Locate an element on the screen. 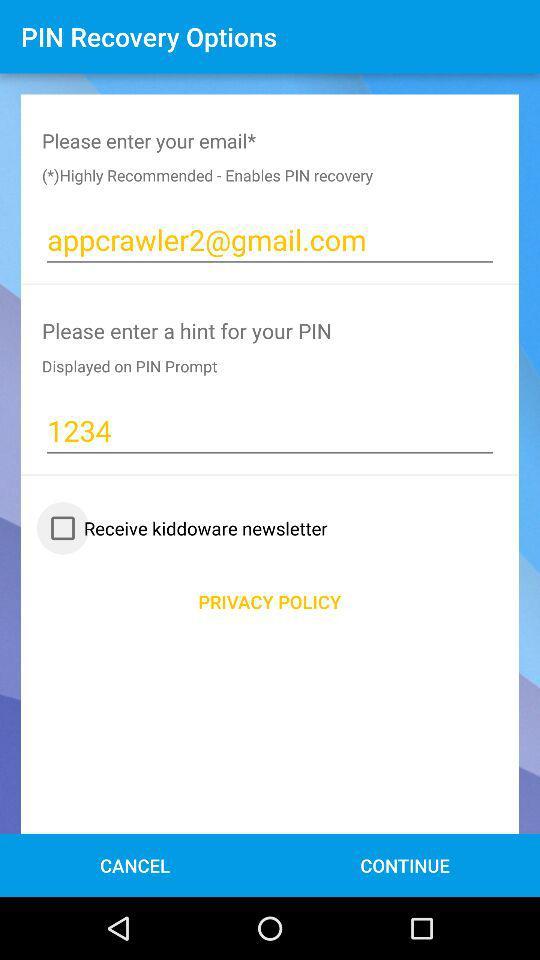 The height and width of the screenshot is (960, 540). the item next to the continue item is located at coordinates (135, 864).